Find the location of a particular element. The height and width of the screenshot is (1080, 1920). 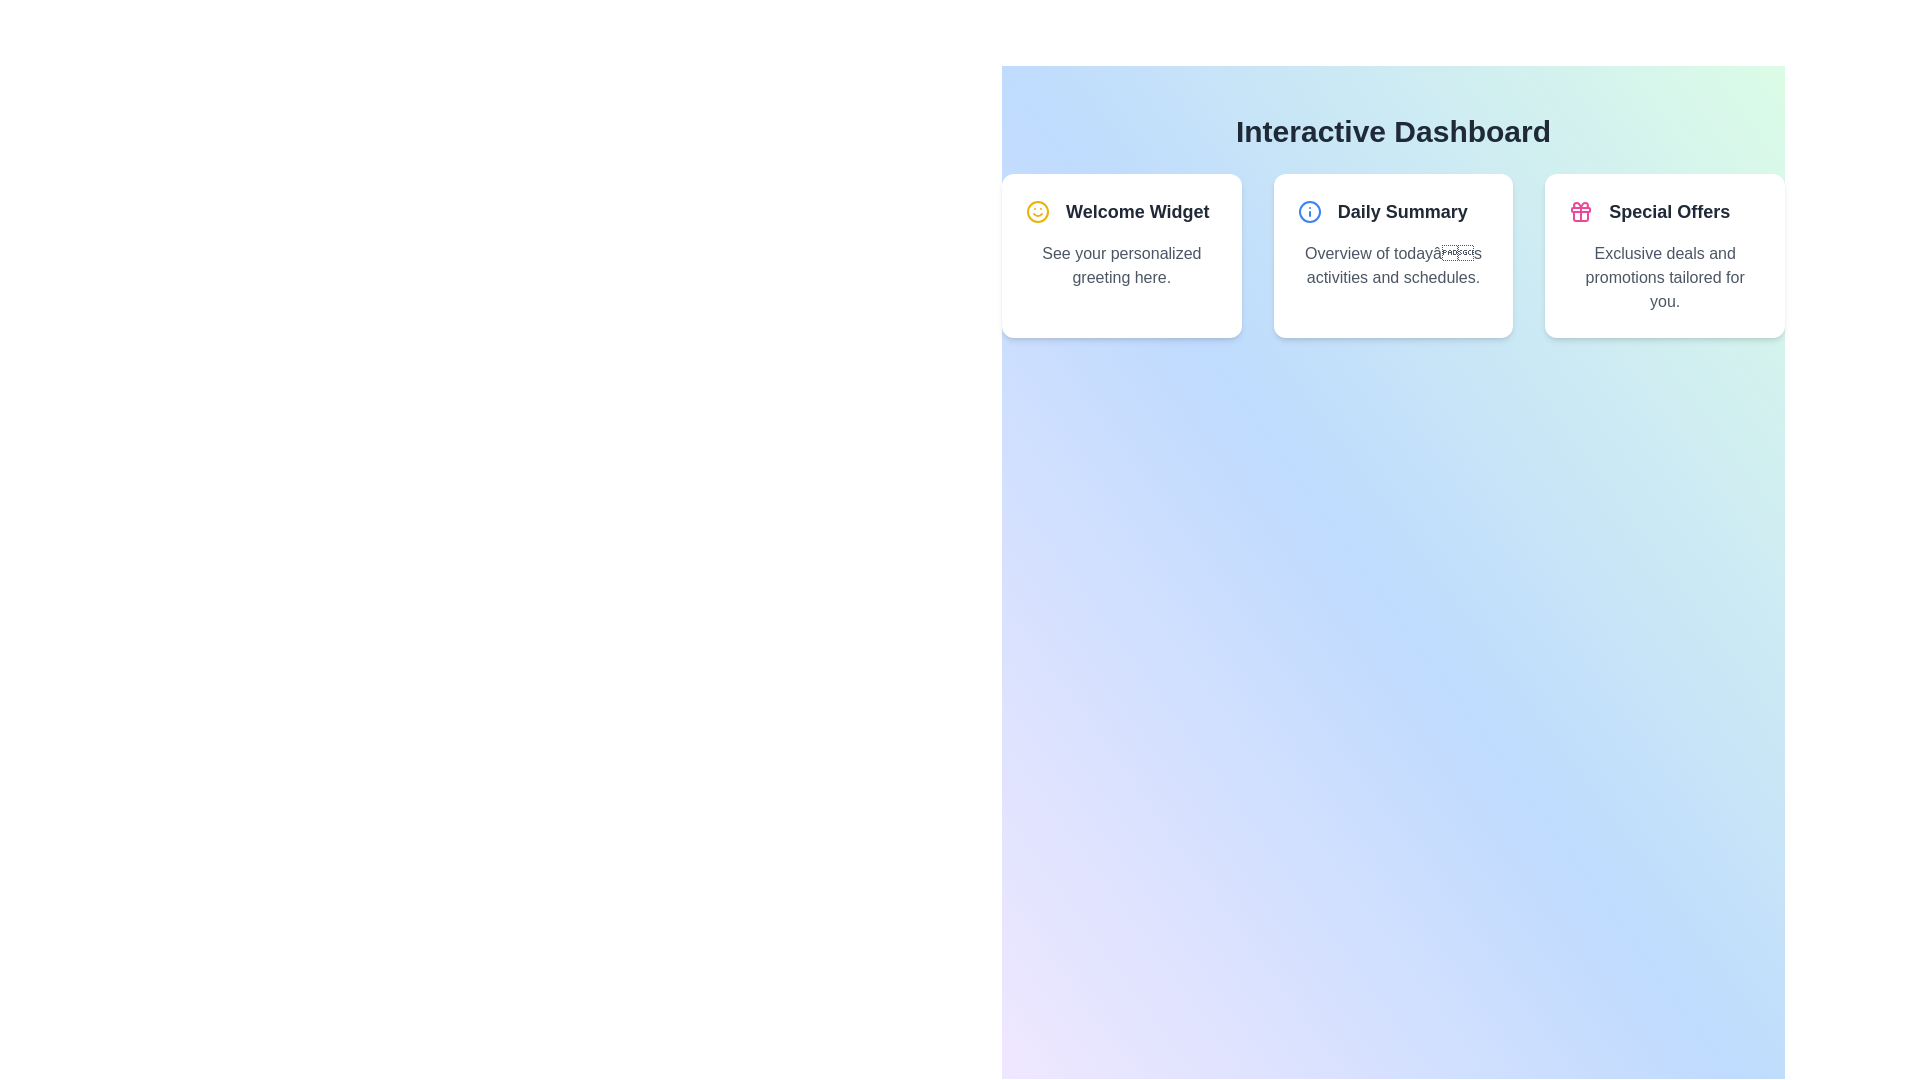

the static text element displaying 'See your personalized greeting here.' which is styled with the class 'text-gray-600' and positioned below the header text 'Welcome Widget' is located at coordinates (1121, 265).